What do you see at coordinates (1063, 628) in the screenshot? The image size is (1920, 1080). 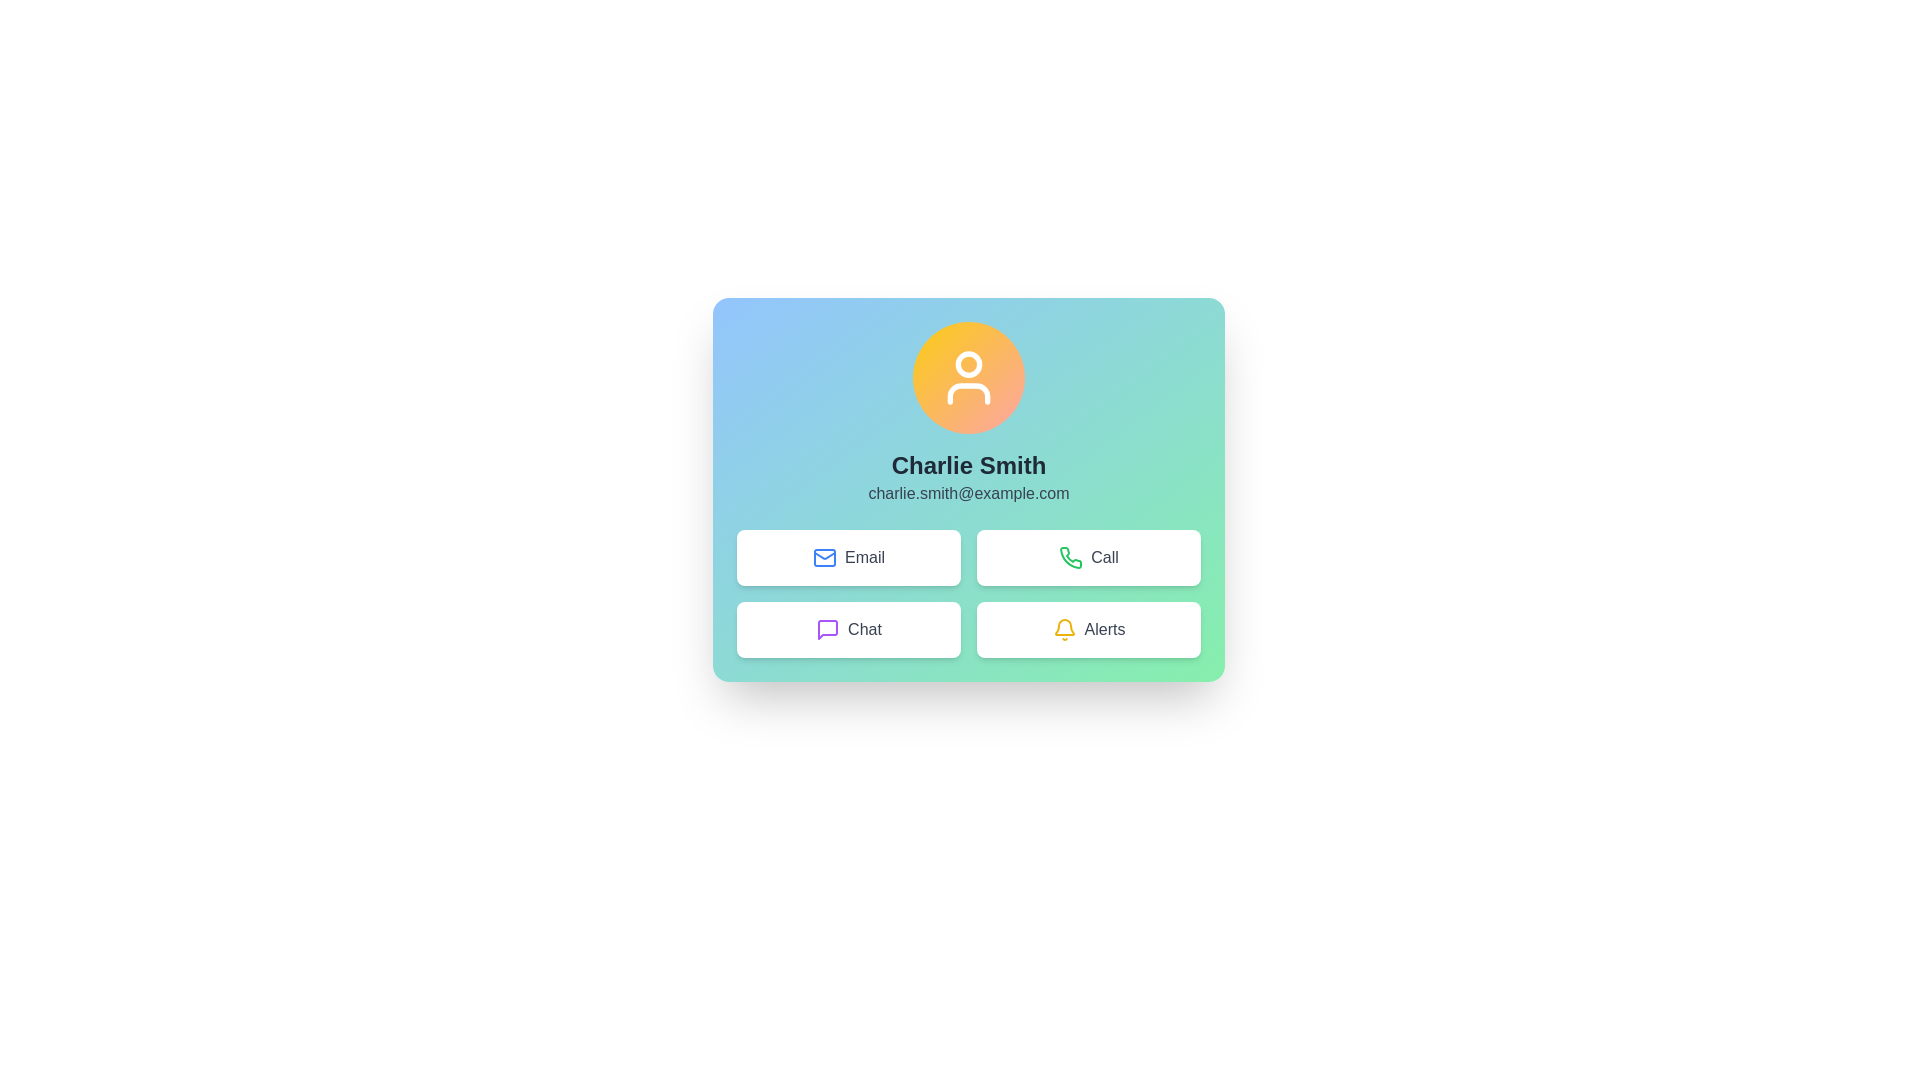 I see `the yellow bell icon, which is the leftmost element in the 'Alerts' section located in the lower-right quadrant of the card` at bounding box center [1063, 628].